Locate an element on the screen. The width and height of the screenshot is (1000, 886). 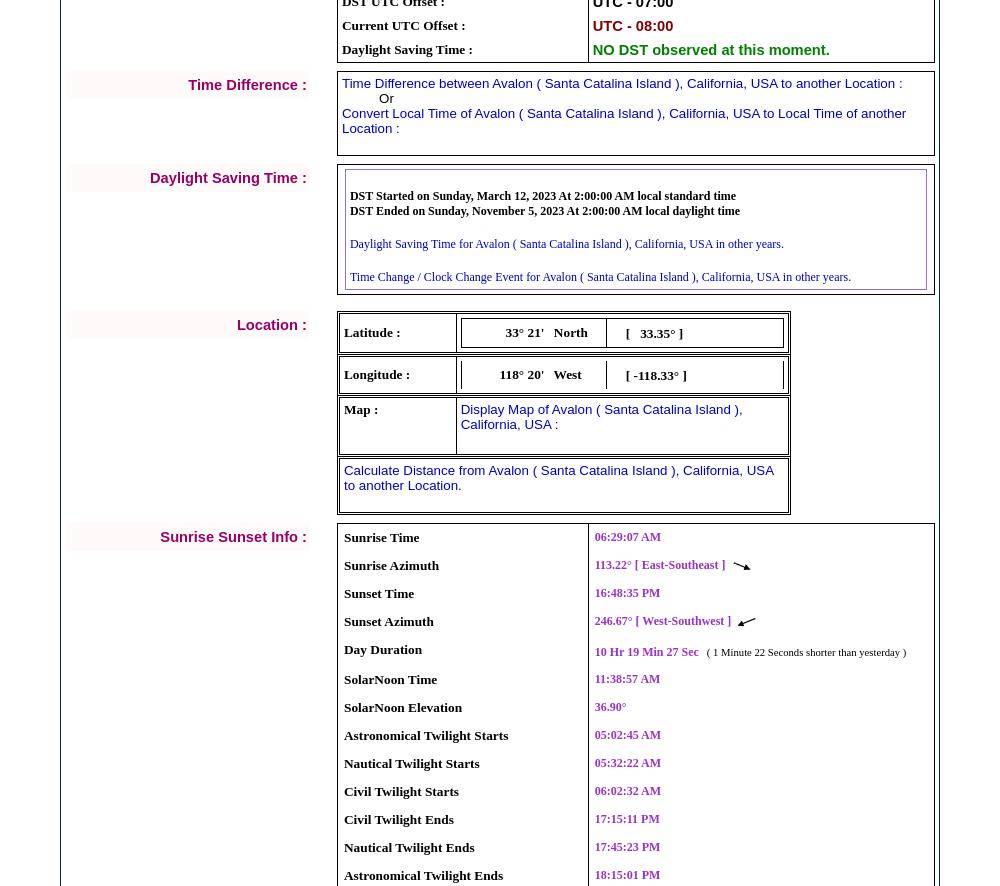
'Sunrise Time' is located at coordinates (381, 536).